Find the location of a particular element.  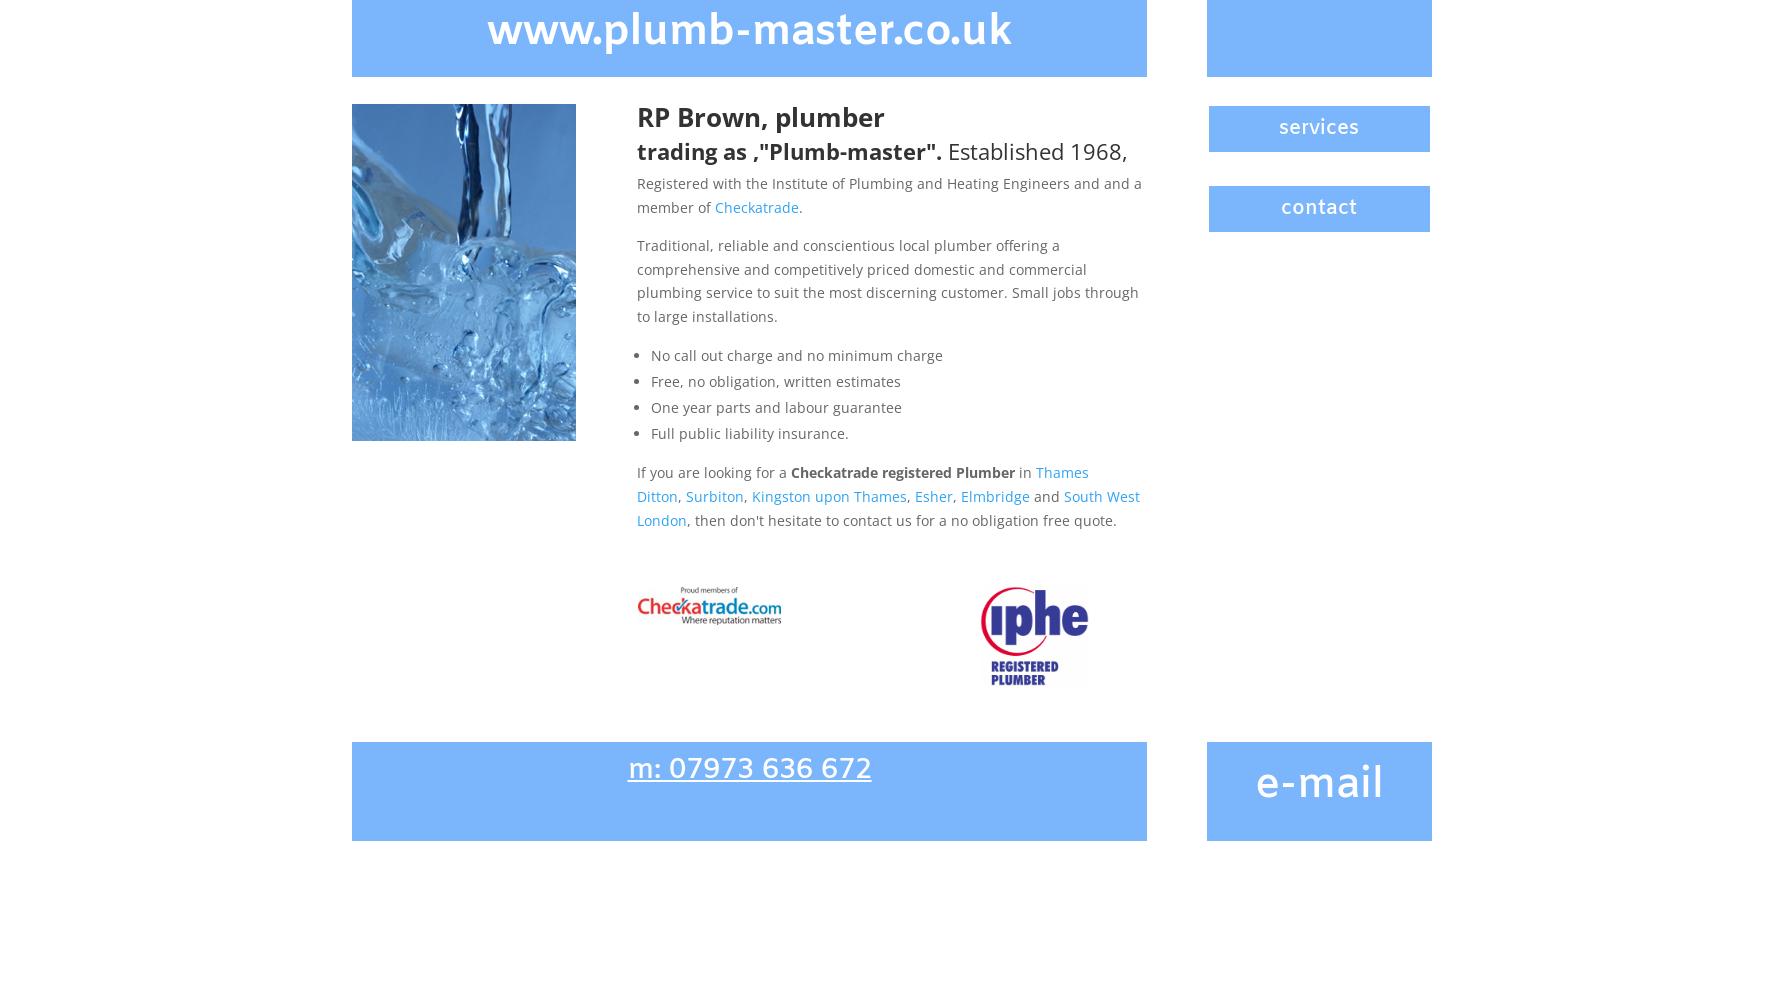

'Surbiton' is located at coordinates (685, 494).